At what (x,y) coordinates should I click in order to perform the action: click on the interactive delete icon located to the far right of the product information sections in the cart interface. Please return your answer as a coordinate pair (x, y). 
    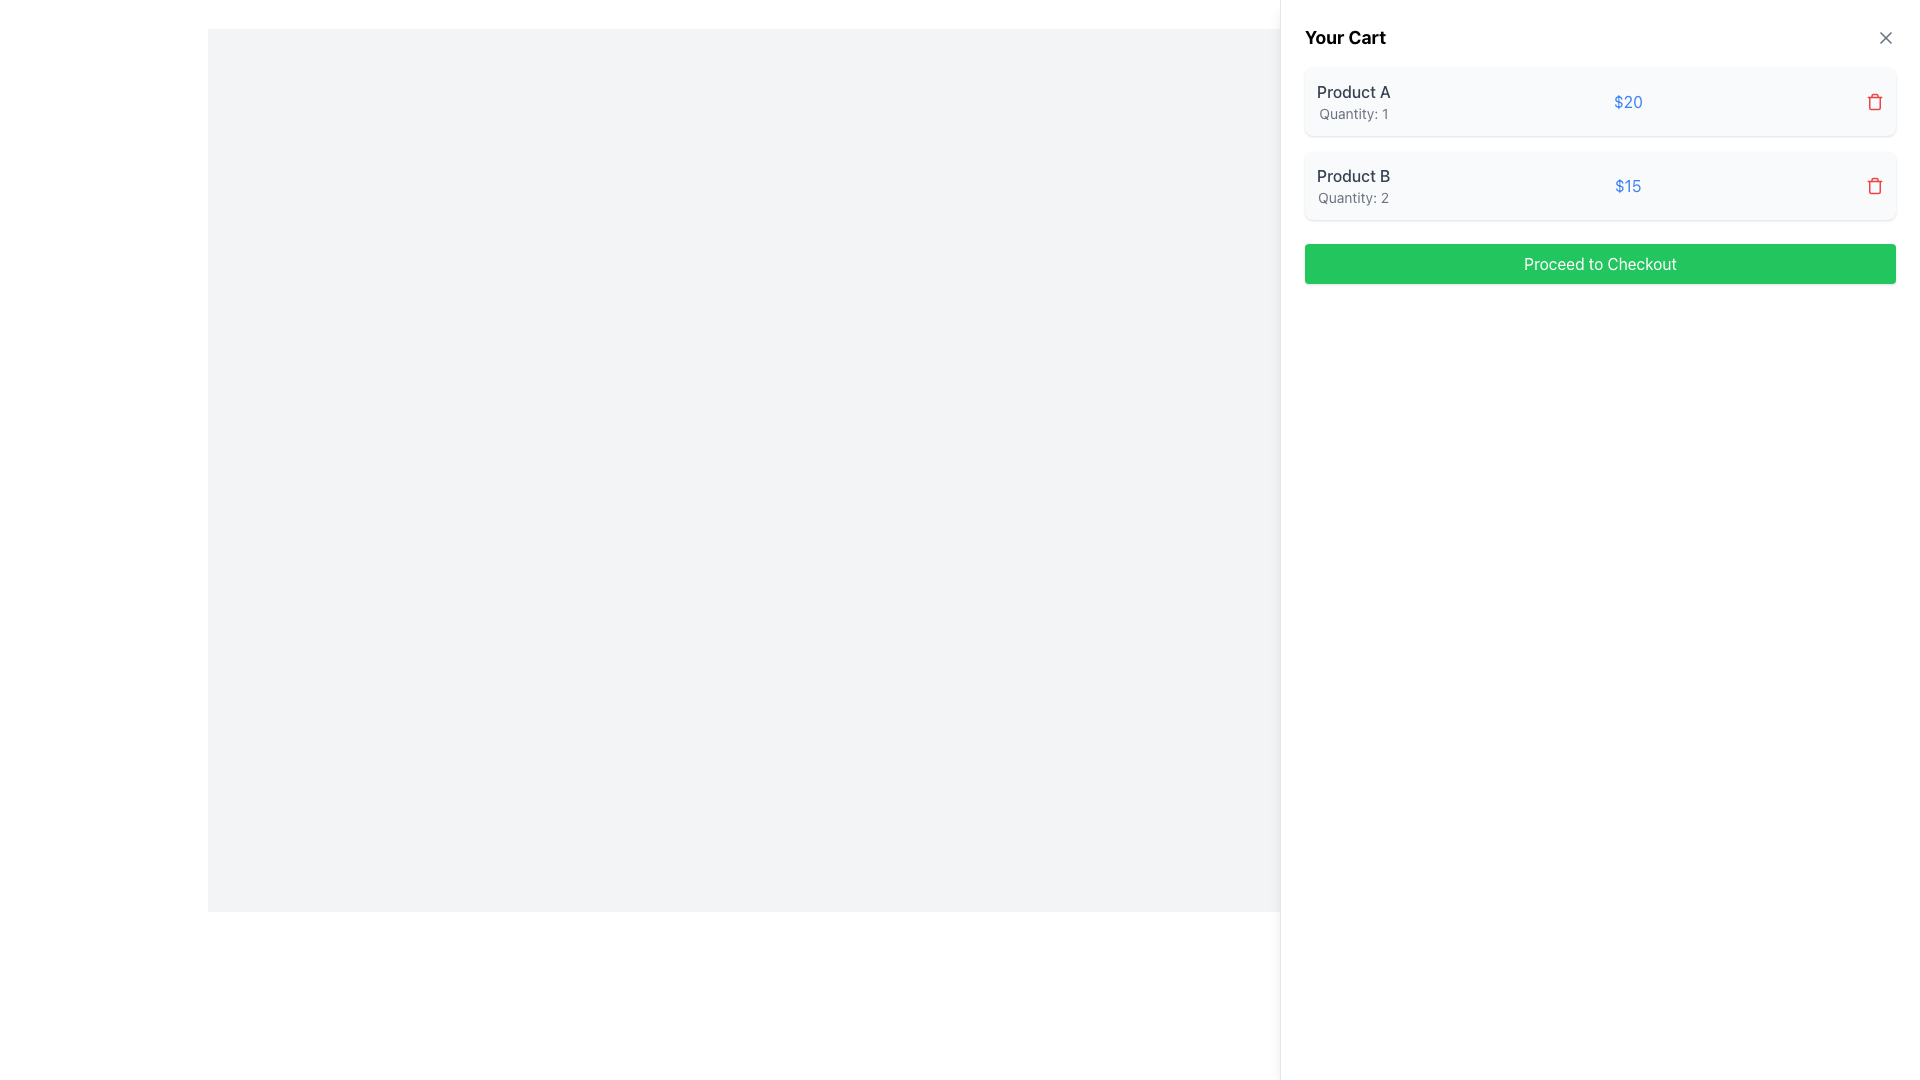
    Looking at the image, I should click on (1874, 103).